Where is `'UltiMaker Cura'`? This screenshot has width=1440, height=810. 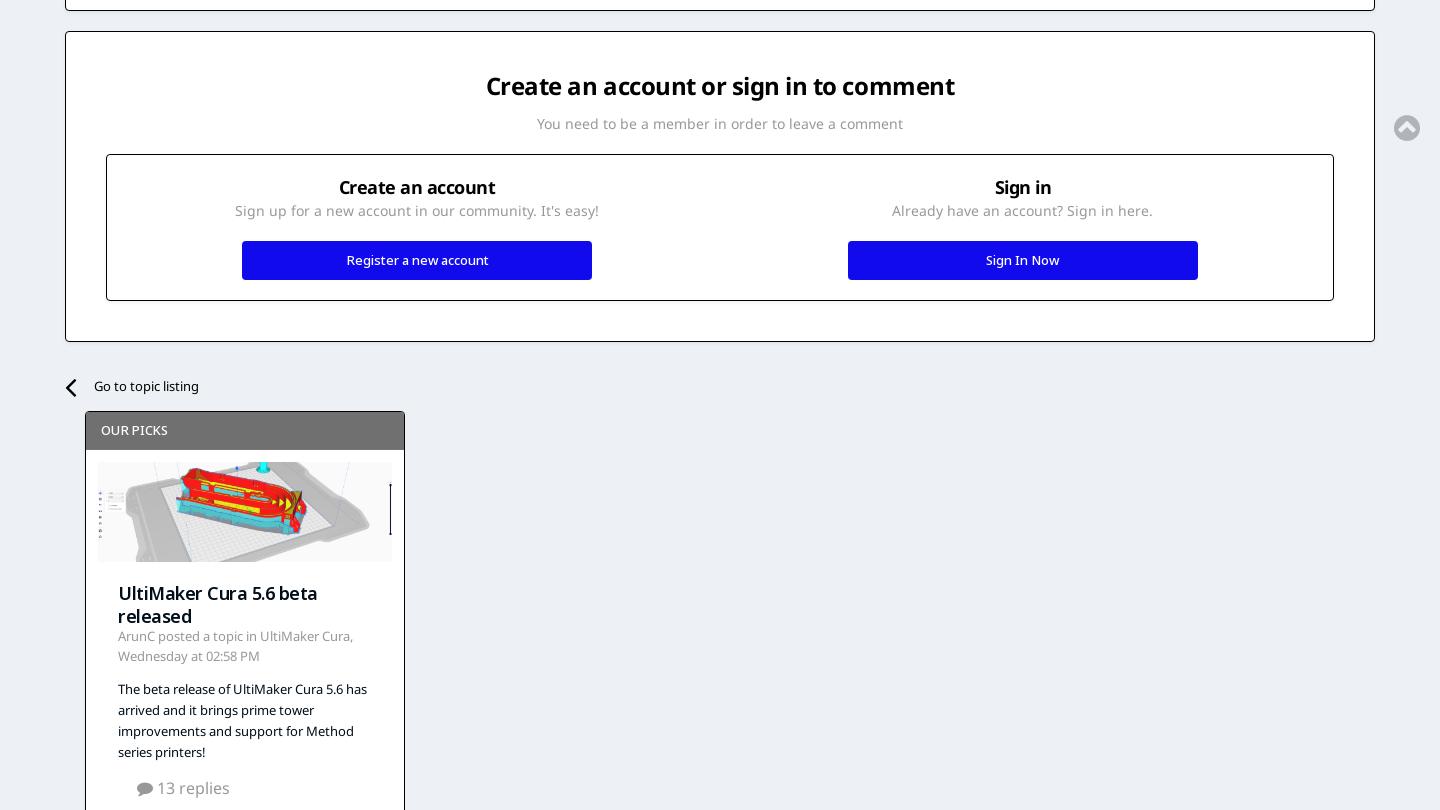 'UltiMaker Cura' is located at coordinates (304, 635).